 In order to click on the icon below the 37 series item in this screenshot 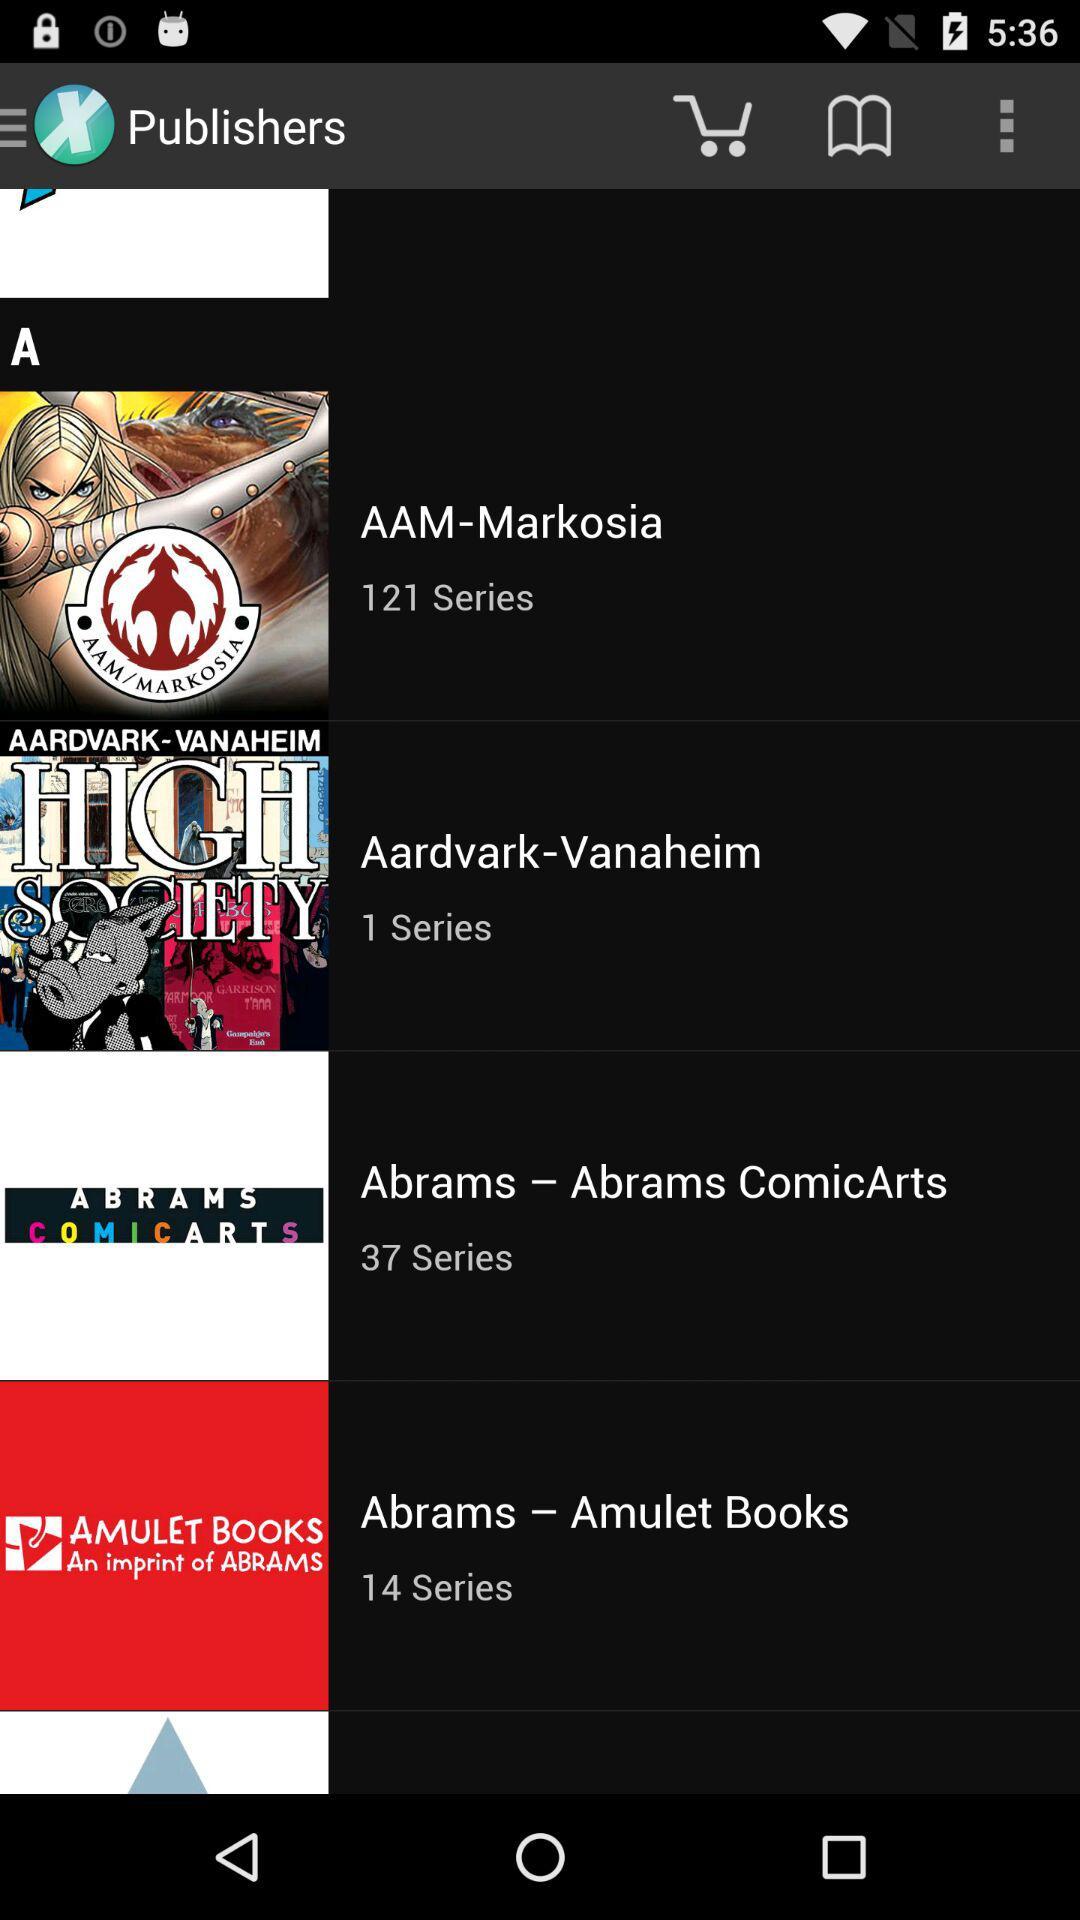, I will do `click(703, 1510)`.